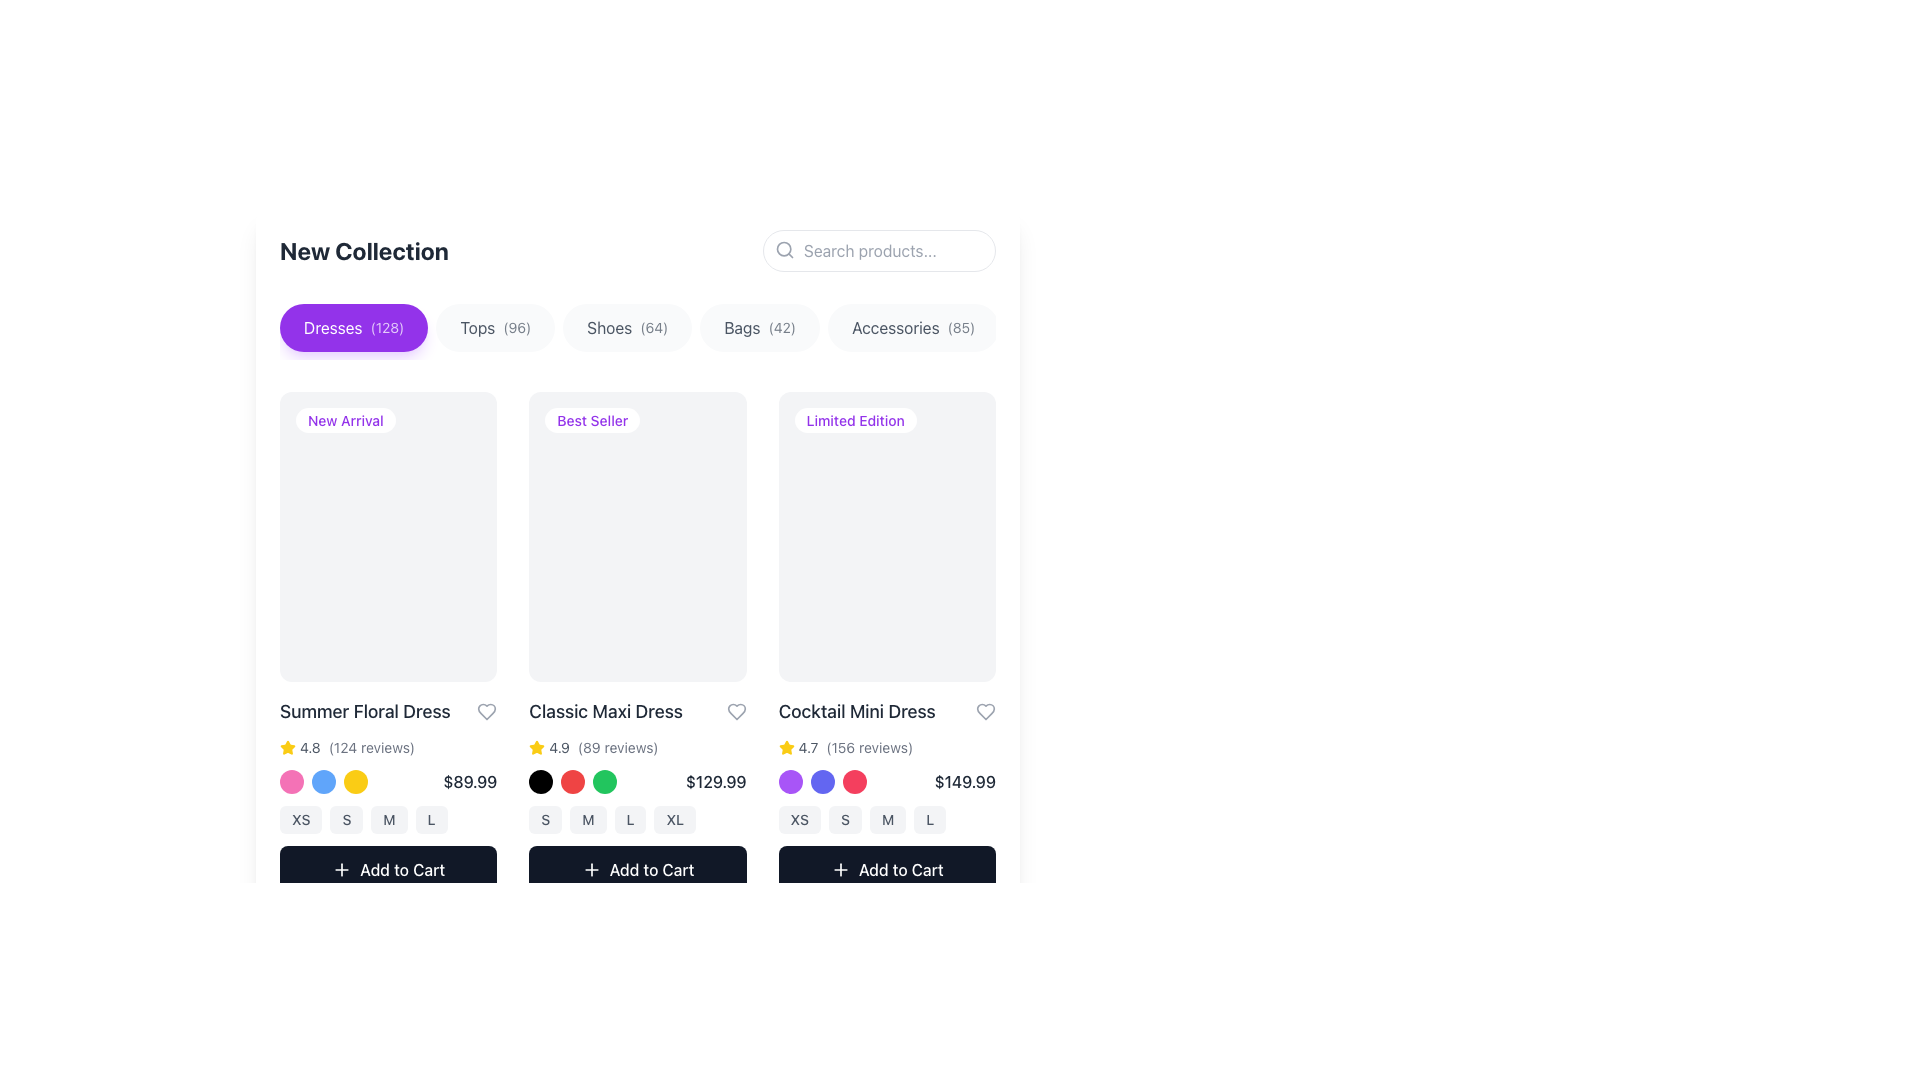 The height and width of the screenshot is (1080, 1920). Describe the element at coordinates (345, 419) in the screenshot. I see `the 'New Arrival' label badge element, which is a rectangular badge with rounded corners featuring purple text on a white background` at that location.